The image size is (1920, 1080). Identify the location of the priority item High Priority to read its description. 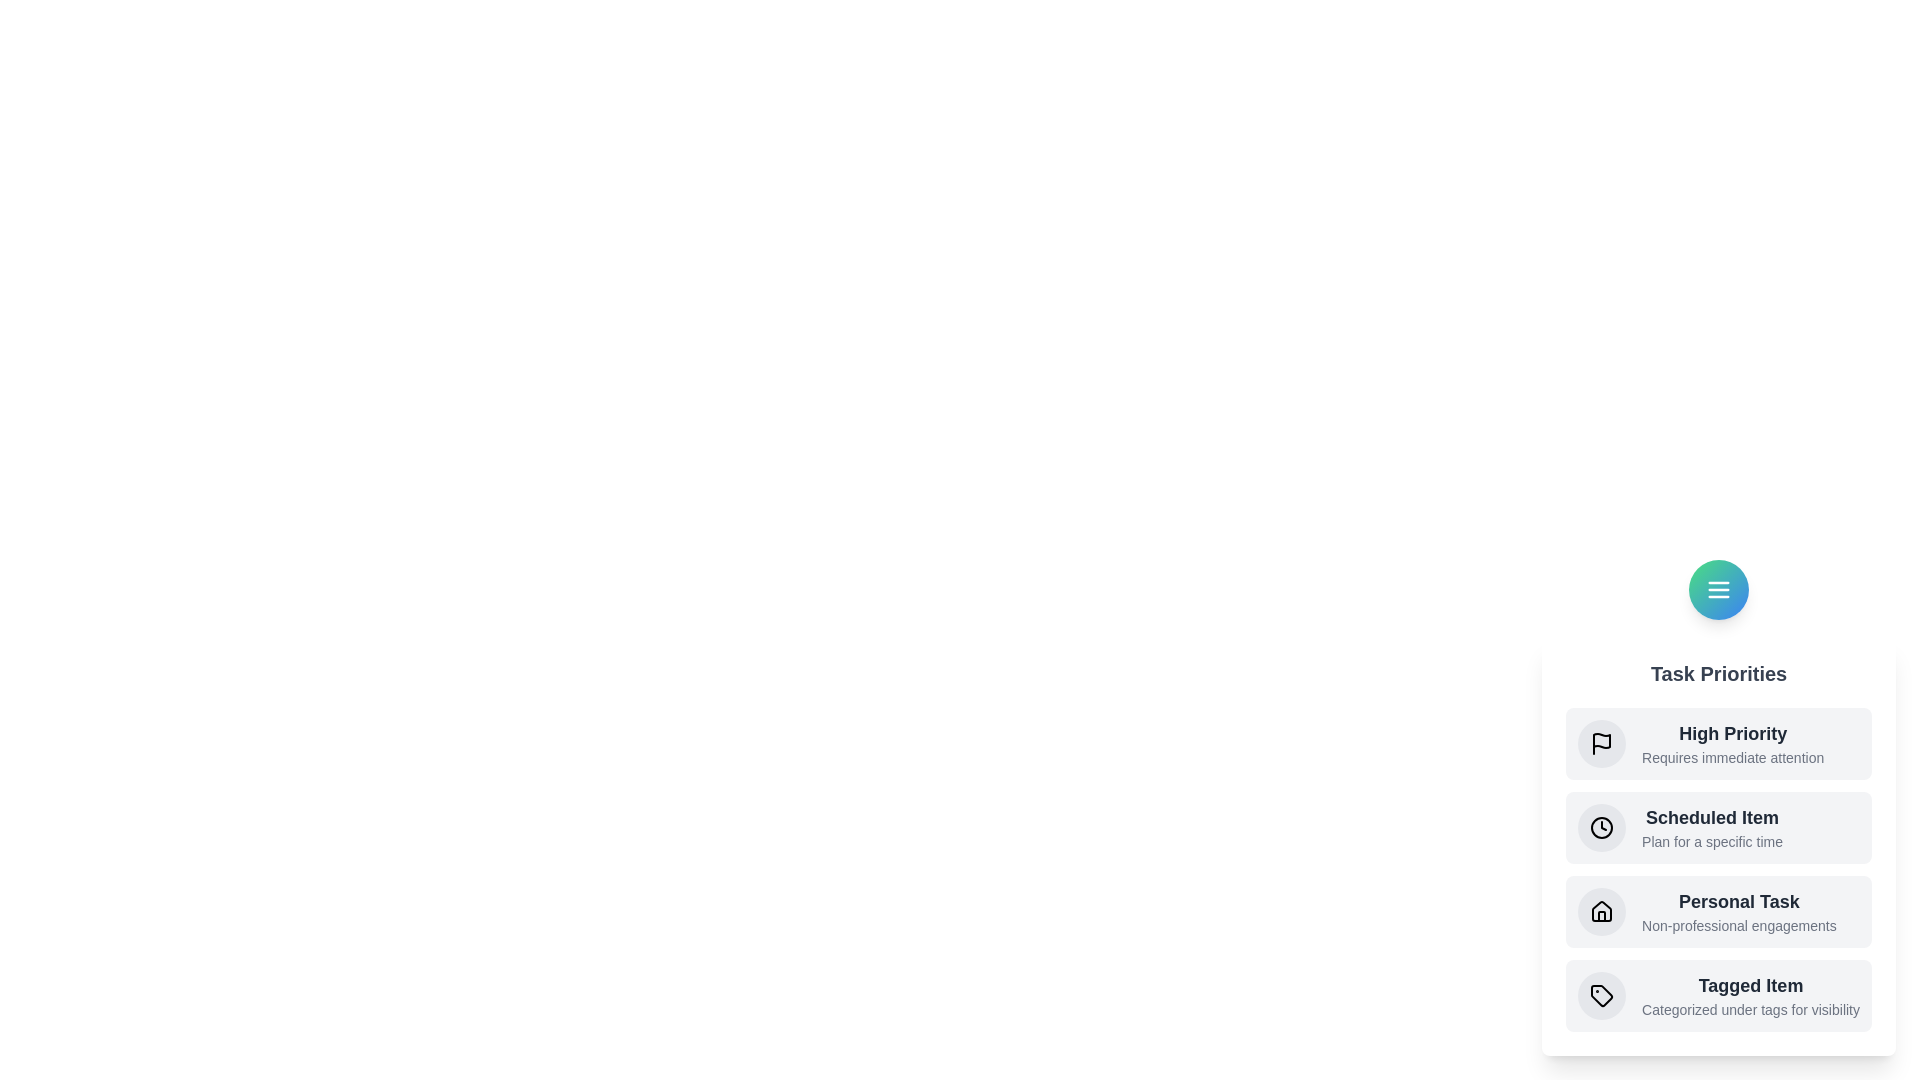
(1717, 744).